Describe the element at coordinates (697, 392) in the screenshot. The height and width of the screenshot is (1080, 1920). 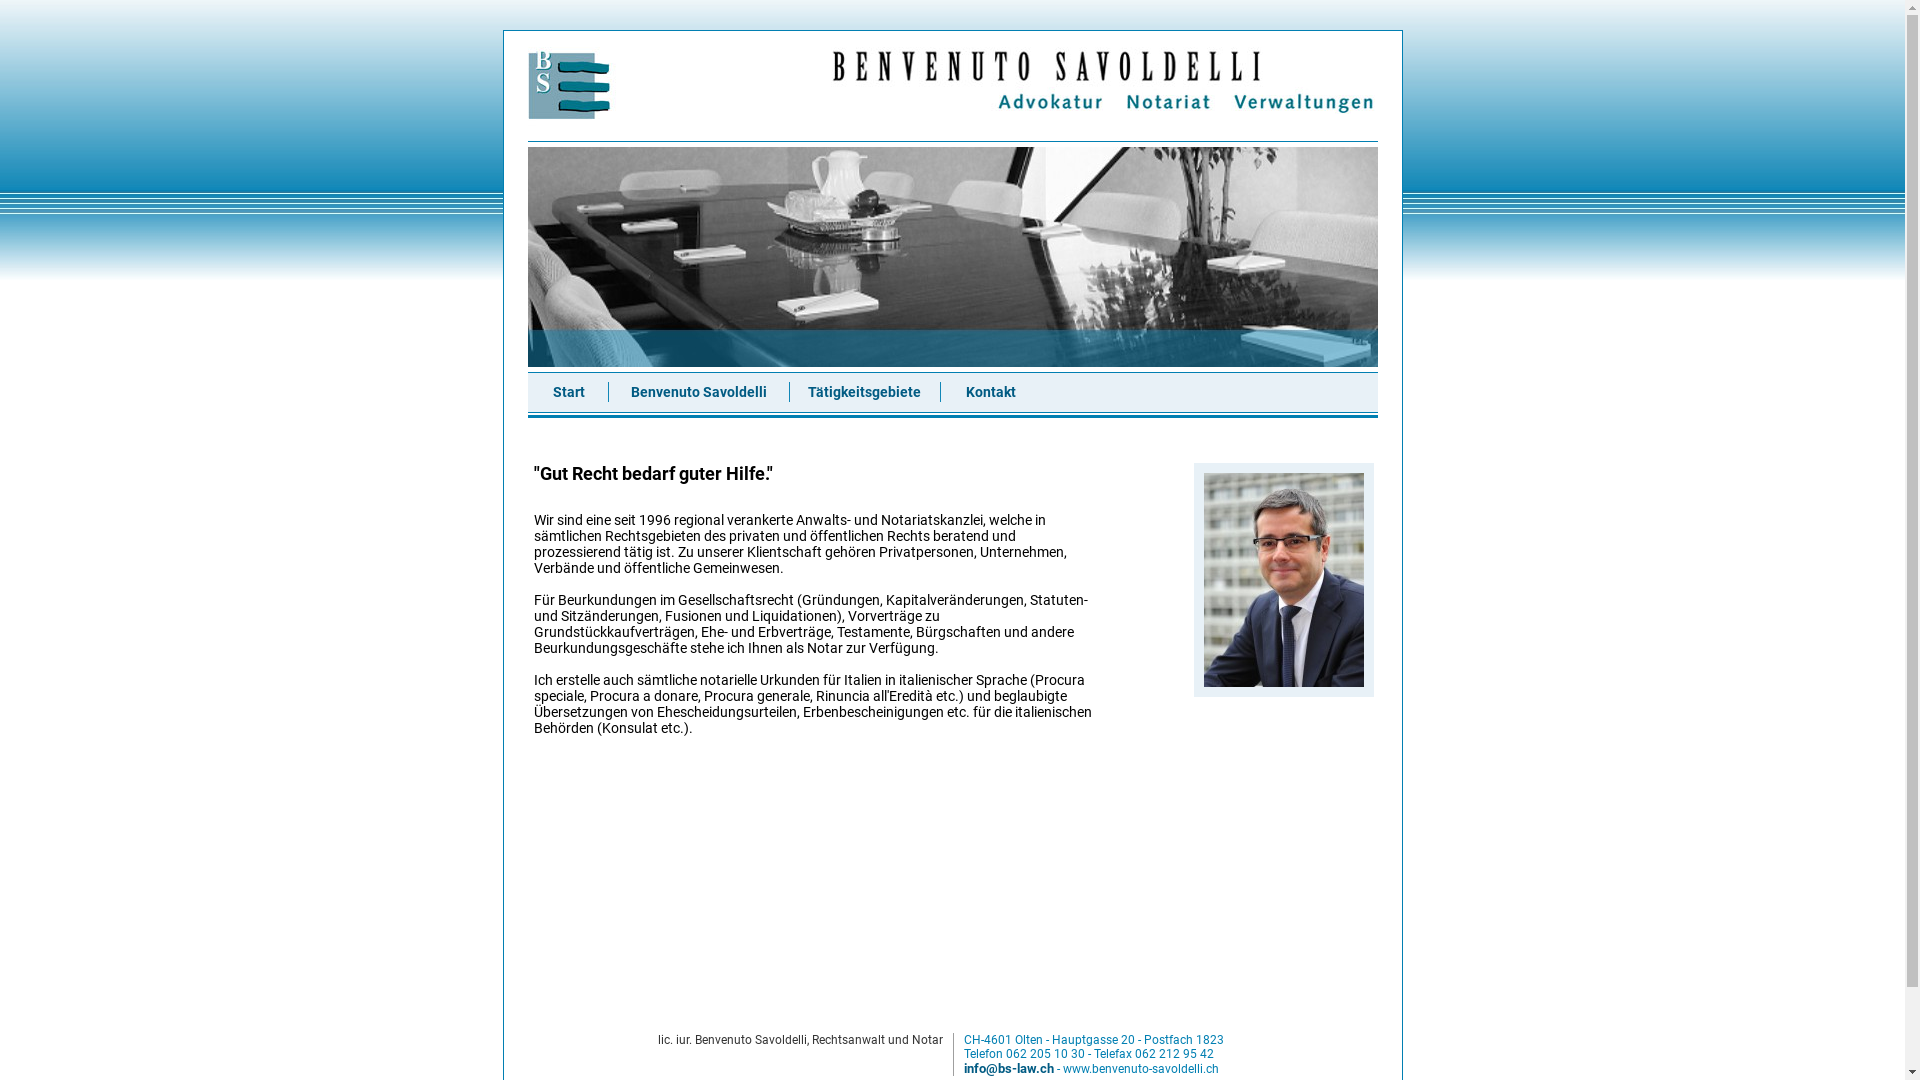
I see `'Benvenuto Savoldelli'` at that location.